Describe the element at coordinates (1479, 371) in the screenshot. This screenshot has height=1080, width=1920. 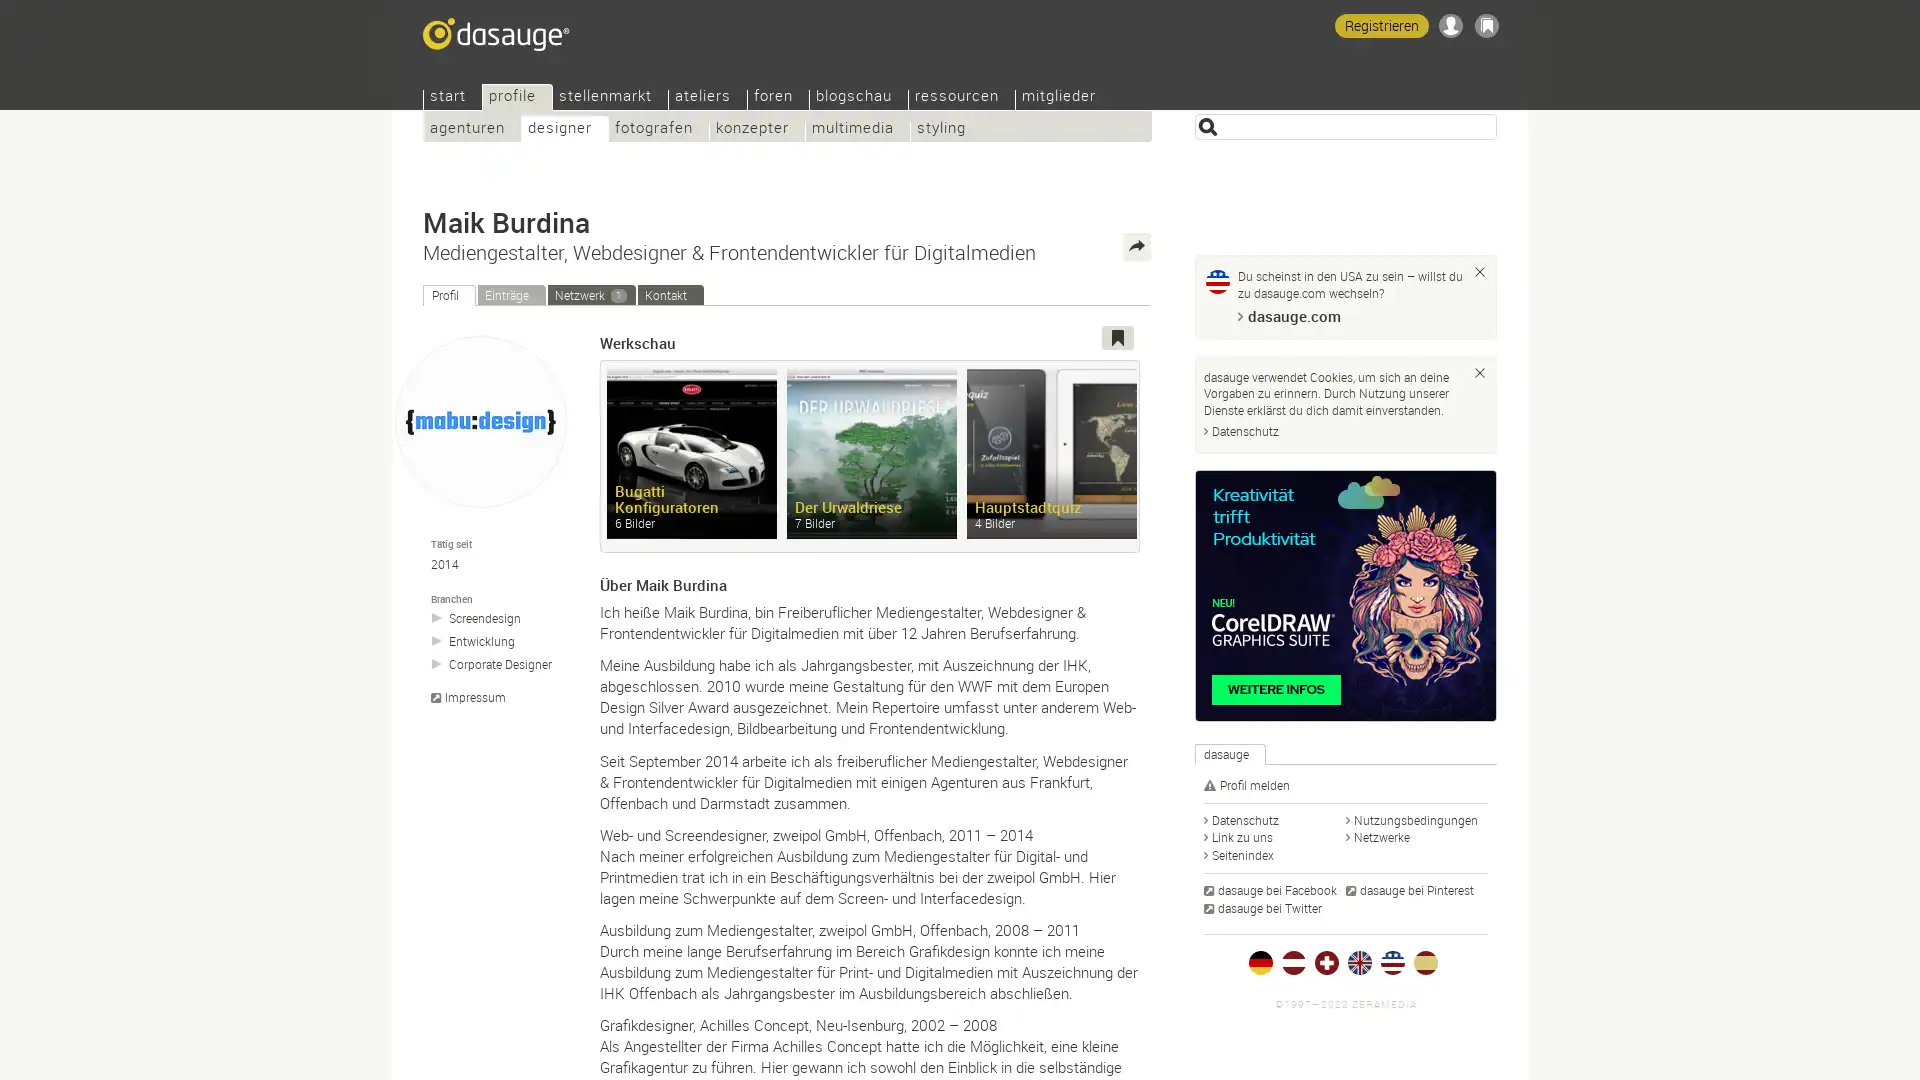
I see `Ich wei` at that location.